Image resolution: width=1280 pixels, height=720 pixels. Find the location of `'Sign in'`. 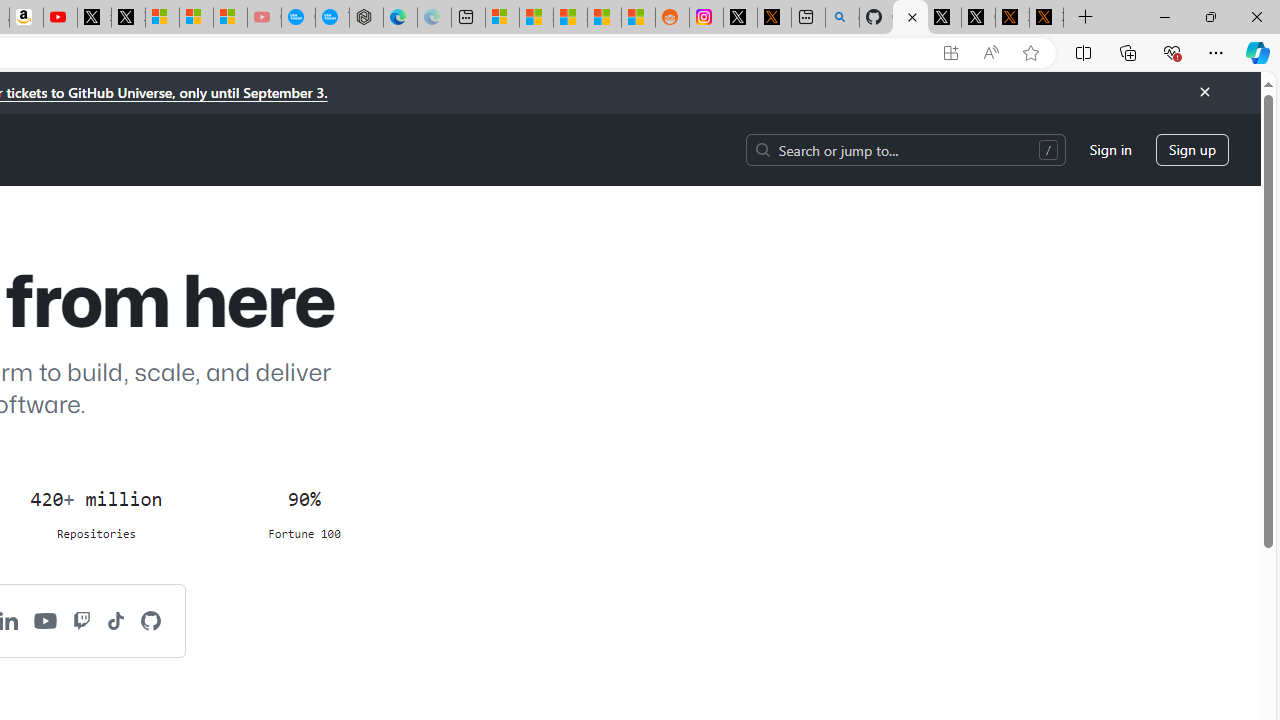

'Sign in' is located at coordinates (1110, 148).